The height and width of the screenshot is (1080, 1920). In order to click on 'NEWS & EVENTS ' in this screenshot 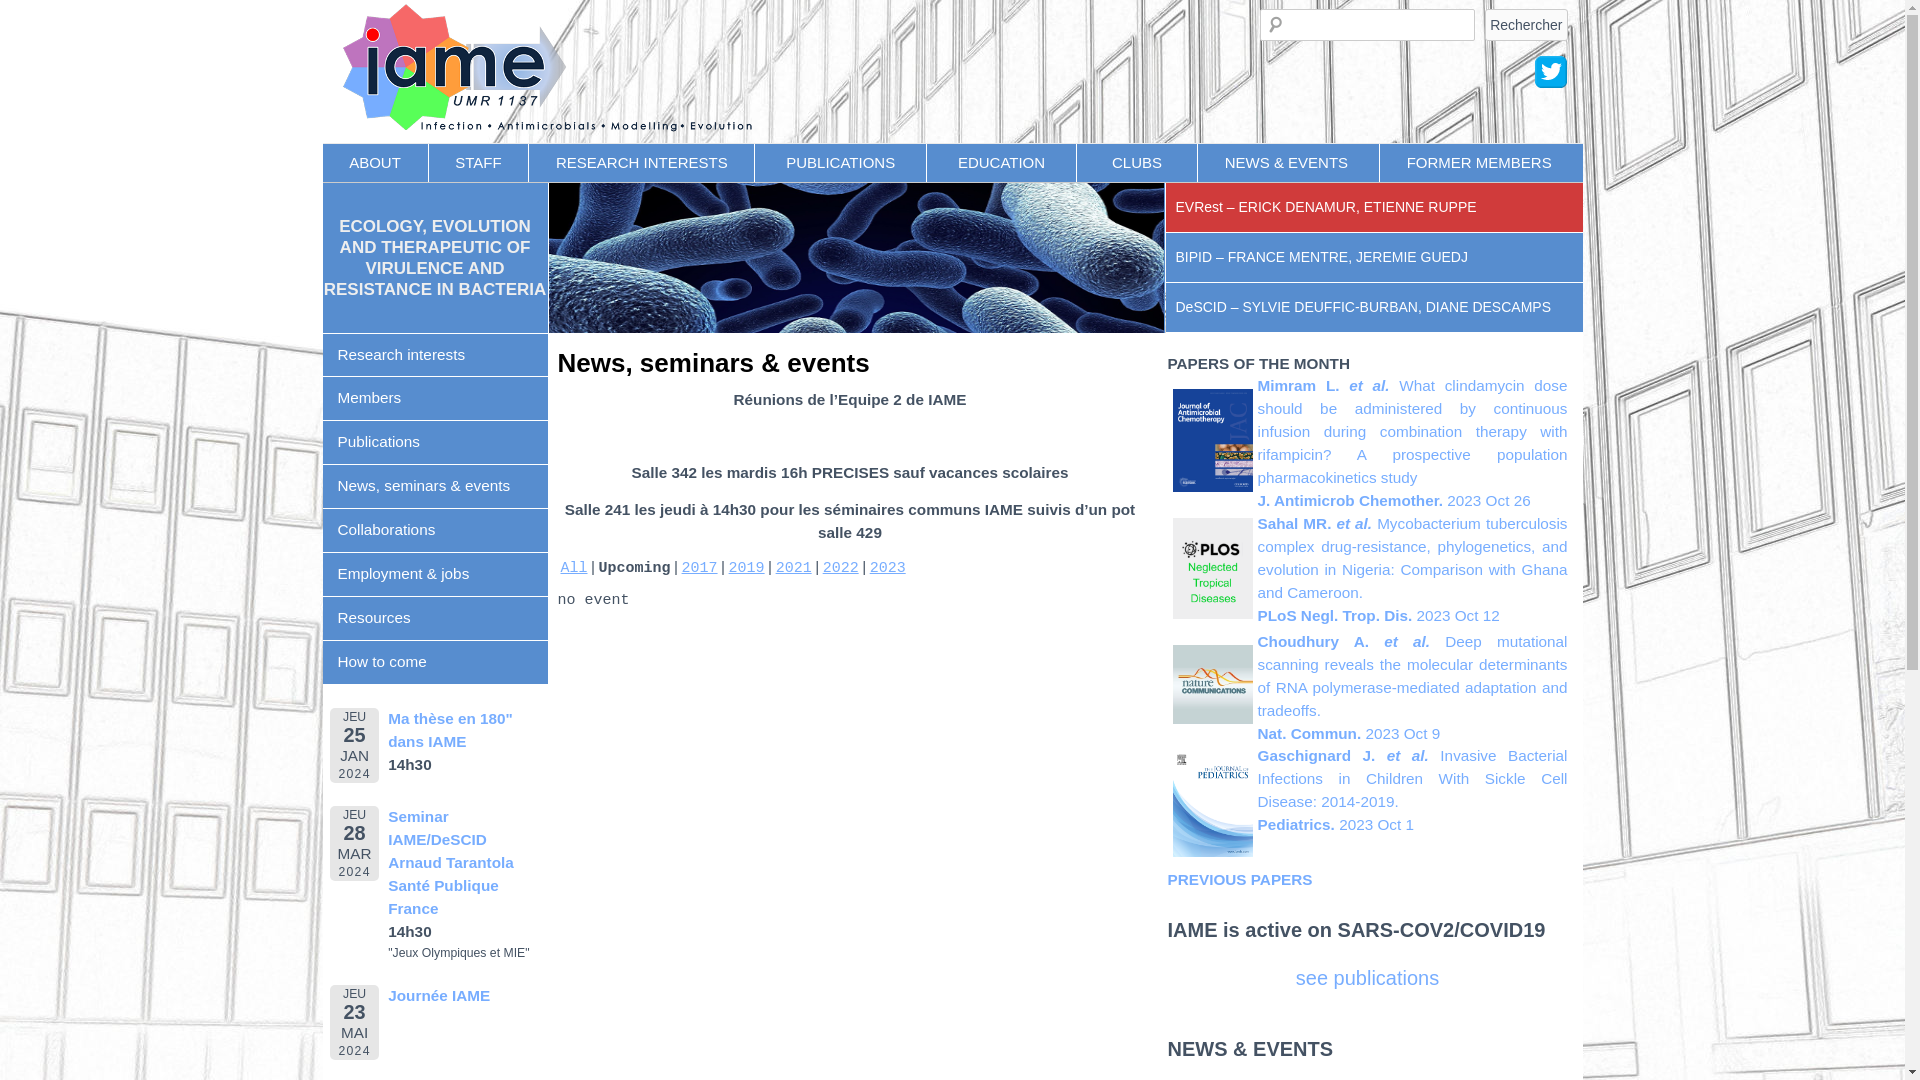, I will do `click(1288, 161)`.